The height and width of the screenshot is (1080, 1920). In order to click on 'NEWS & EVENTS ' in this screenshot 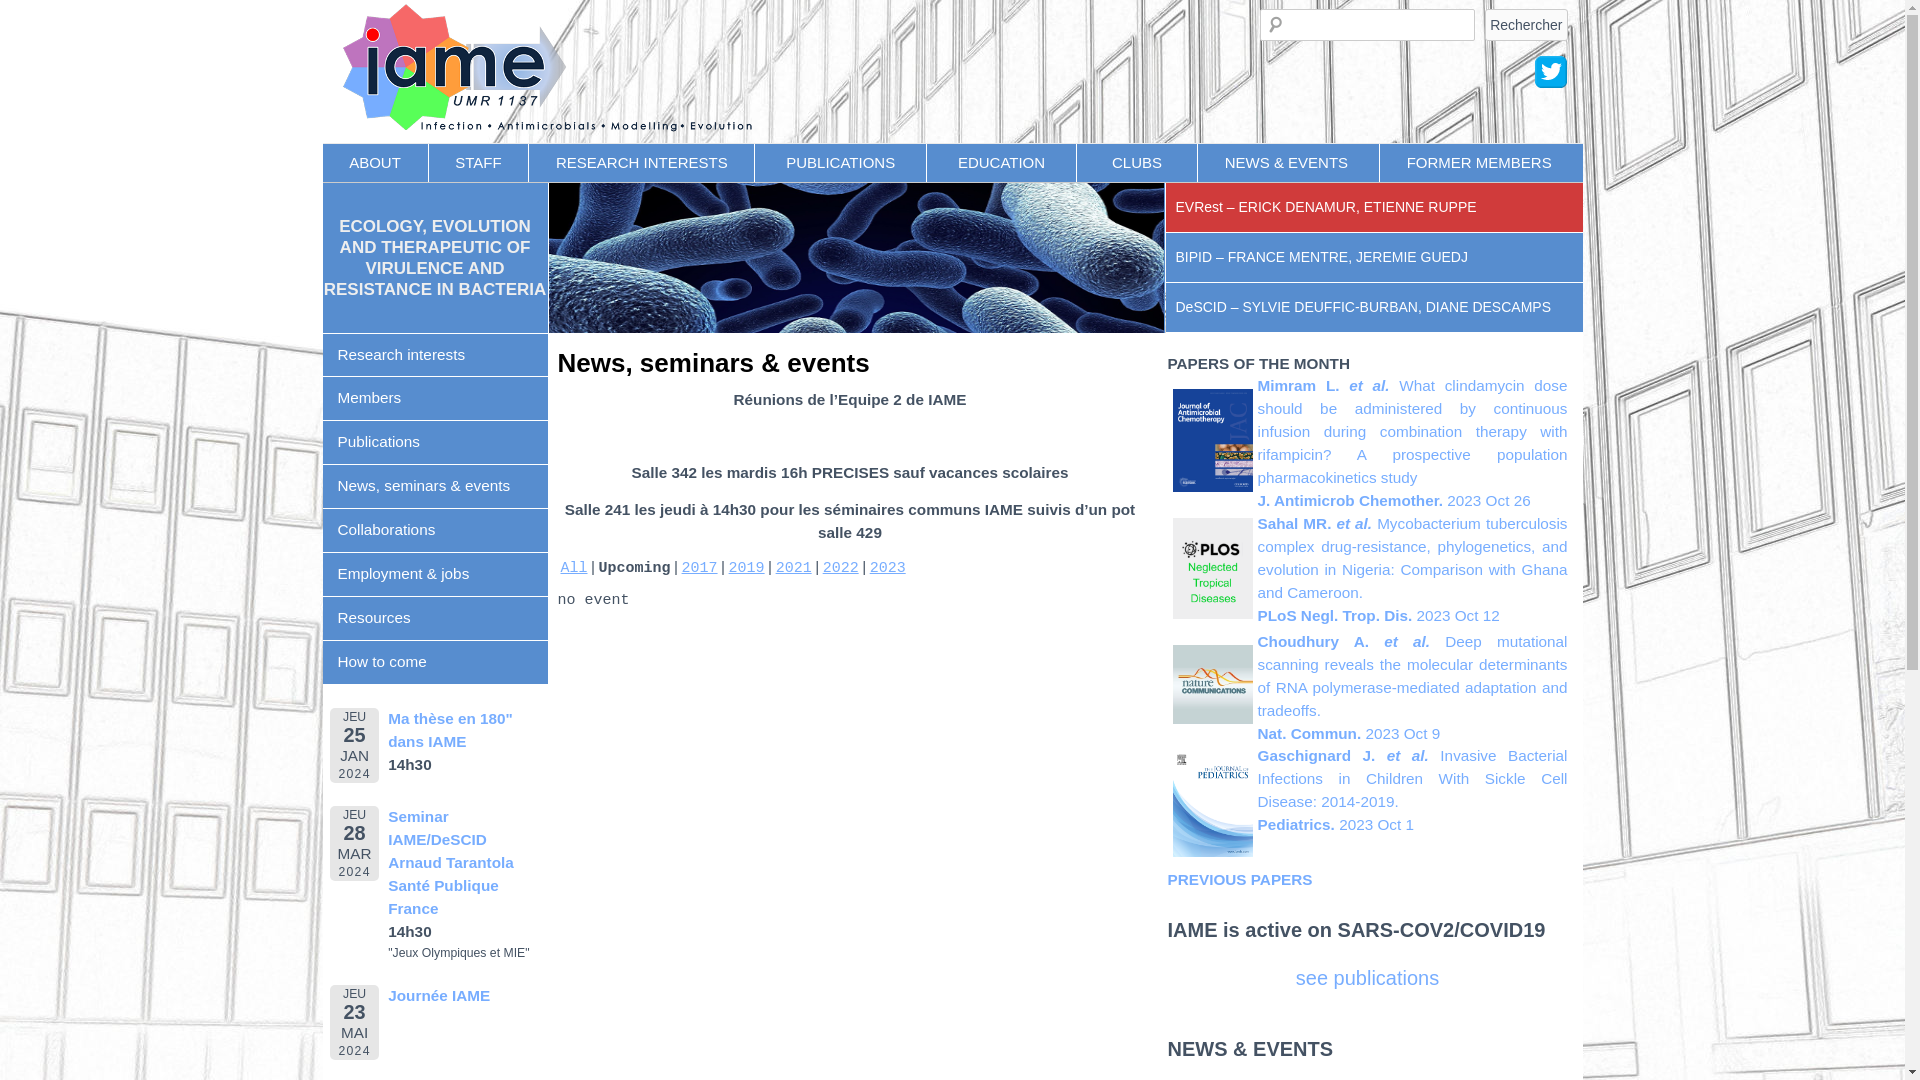, I will do `click(1288, 161)`.